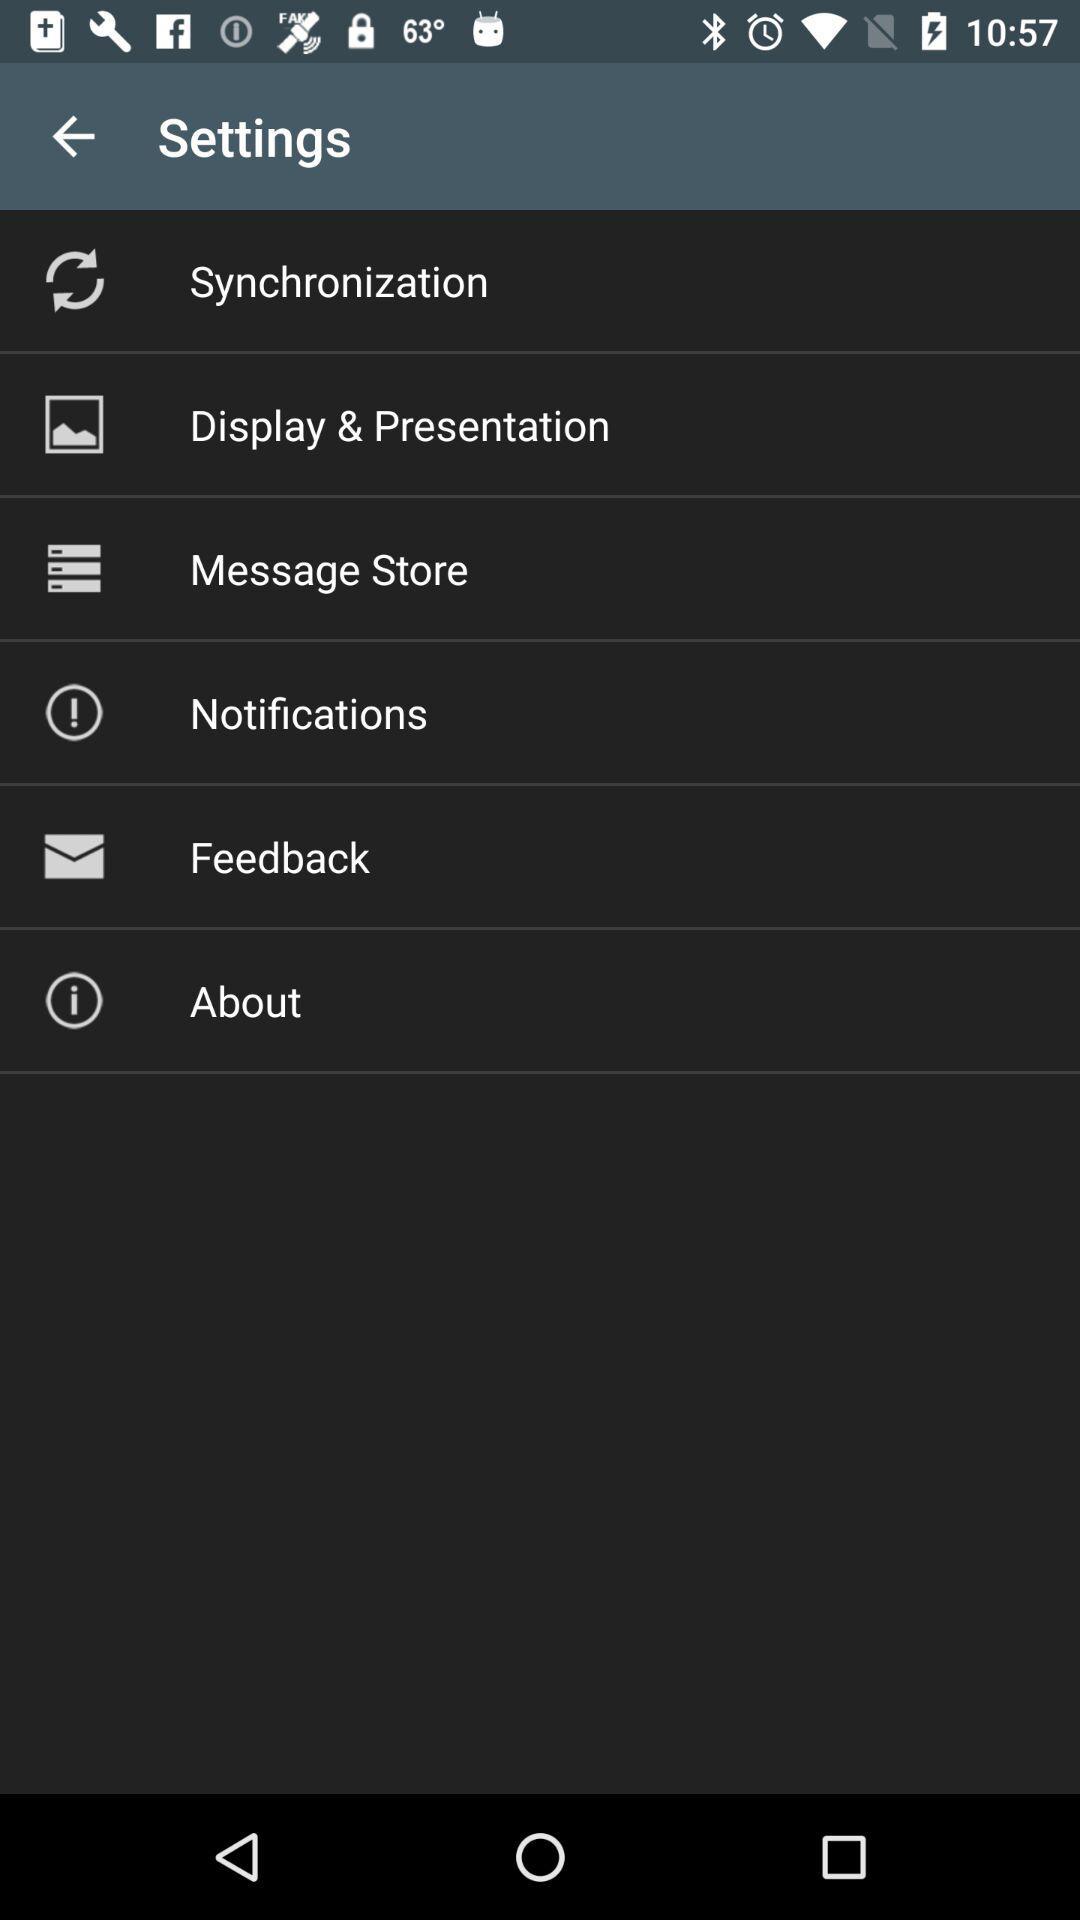  I want to click on icon below the settings app, so click(338, 279).